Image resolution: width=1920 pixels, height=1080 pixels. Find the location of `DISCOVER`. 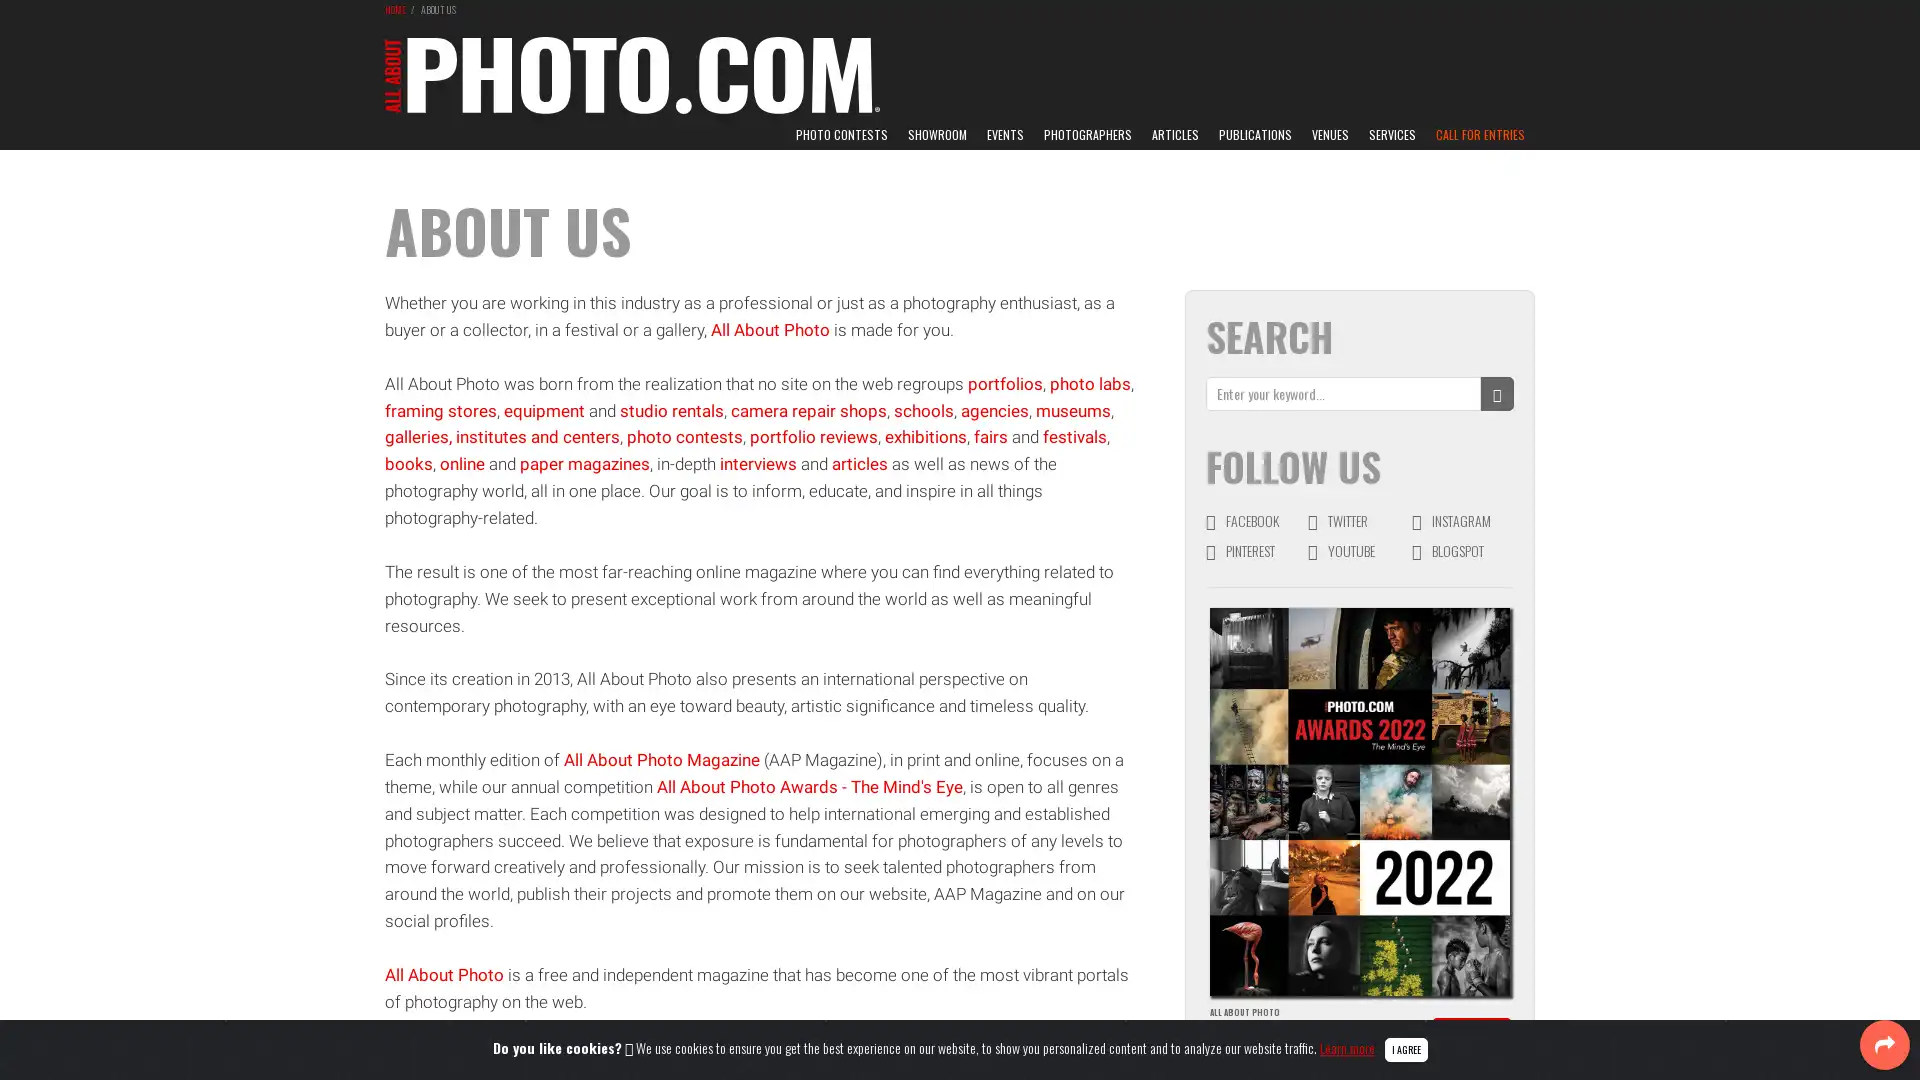

DISCOVER is located at coordinates (1472, 1034).